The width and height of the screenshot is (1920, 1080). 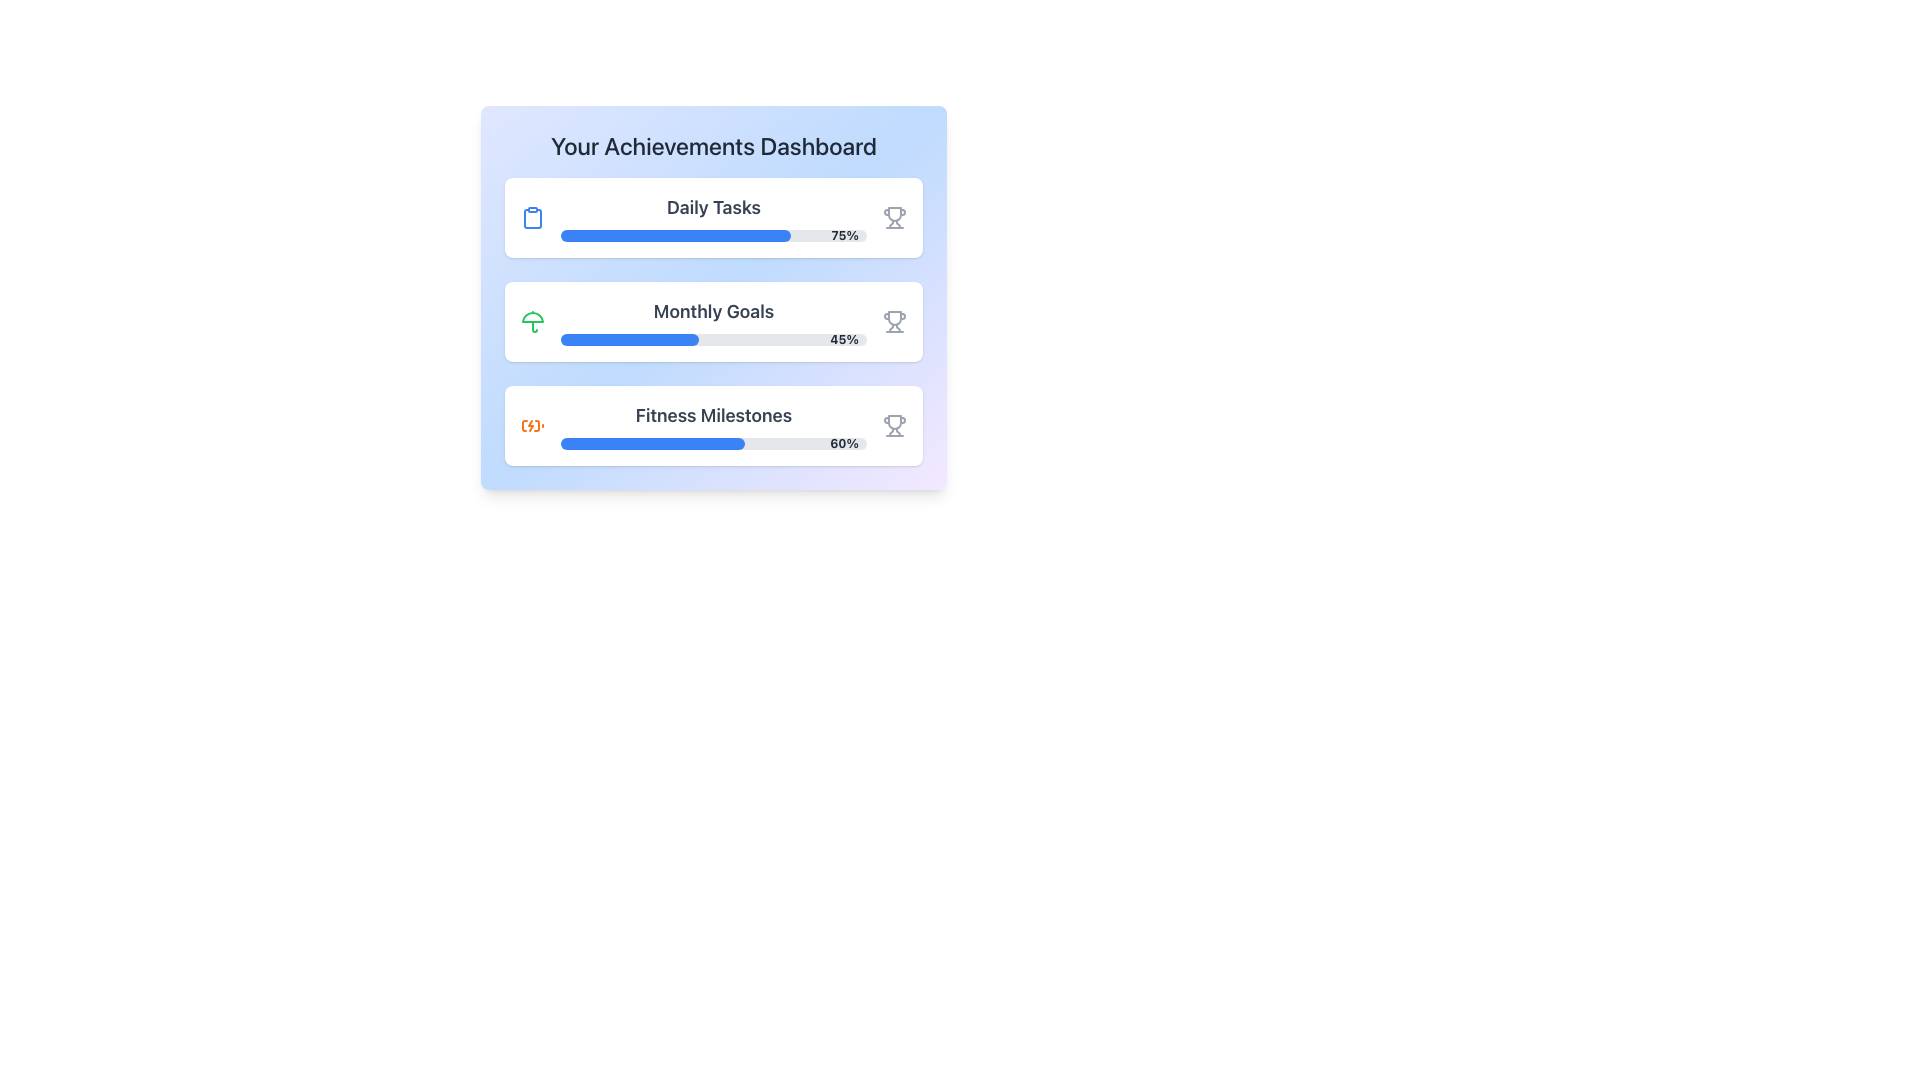 I want to click on the slender vertical line at the bottom center of the green umbrella icon in the 'Monthly Goals' section of the dashboard, so click(x=534, y=326).